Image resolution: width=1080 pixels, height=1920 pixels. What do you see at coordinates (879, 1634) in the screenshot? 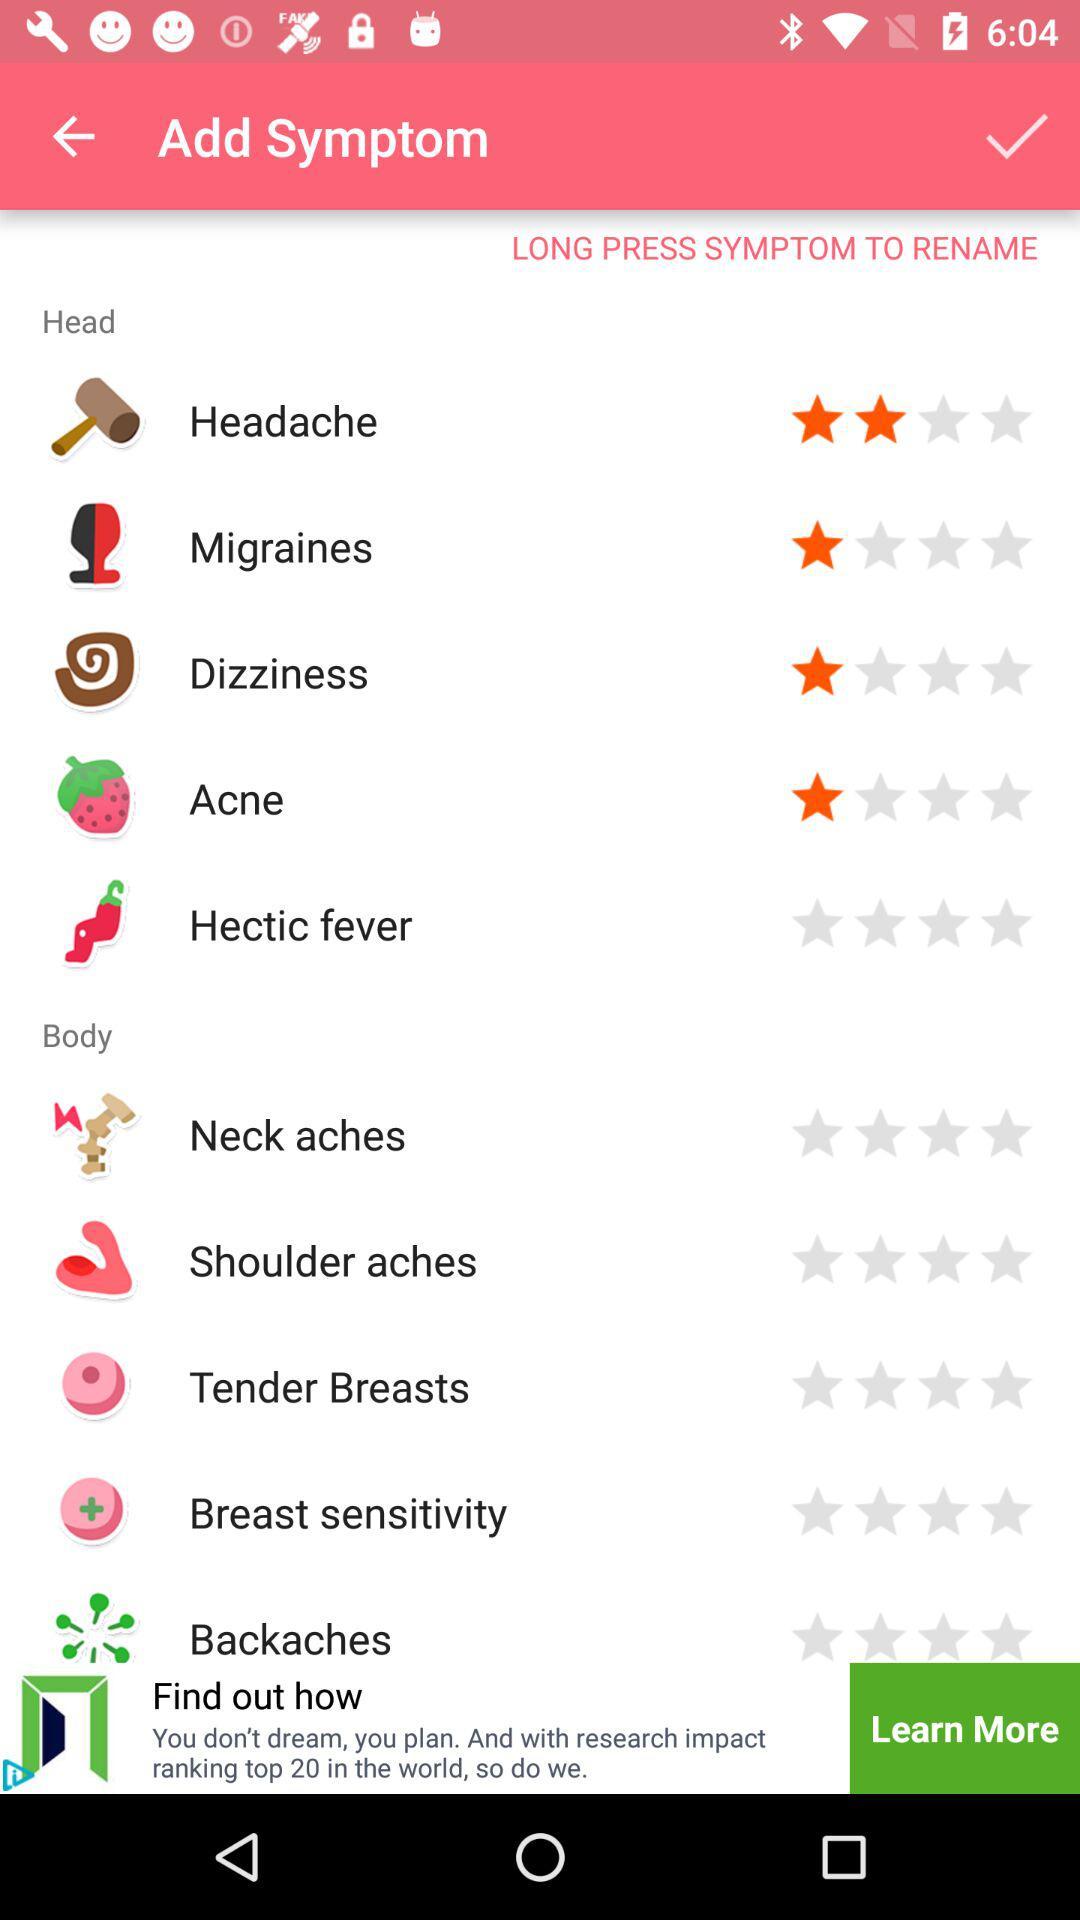
I see `give a two stars rate` at bounding box center [879, 1634].